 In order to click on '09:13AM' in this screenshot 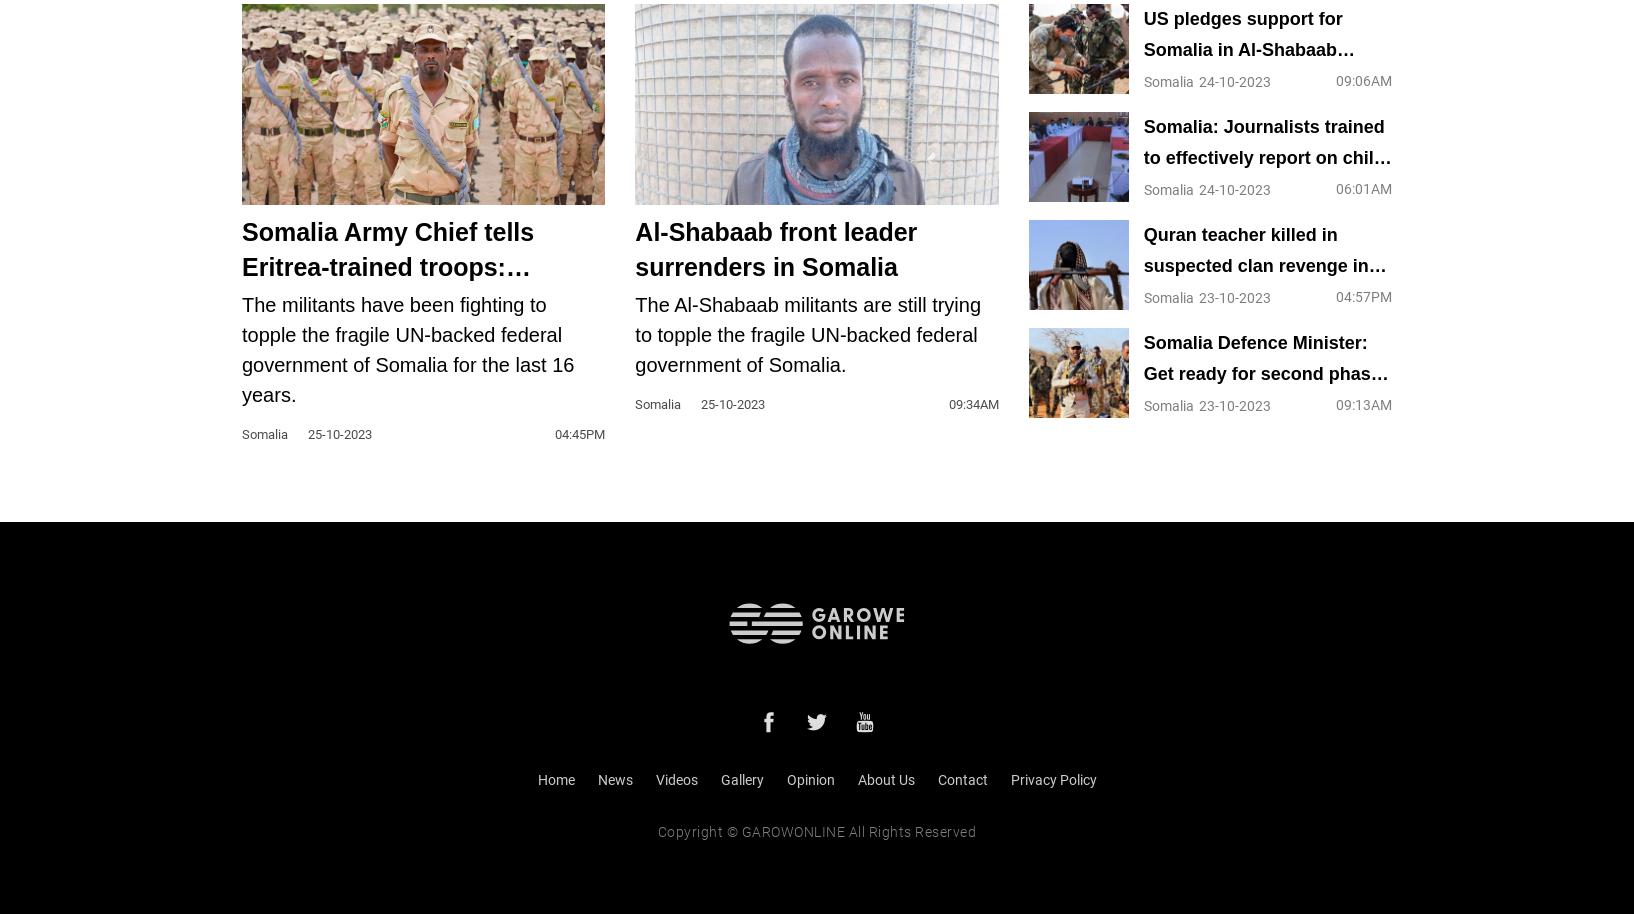, I will do `click(1333, 403)`.